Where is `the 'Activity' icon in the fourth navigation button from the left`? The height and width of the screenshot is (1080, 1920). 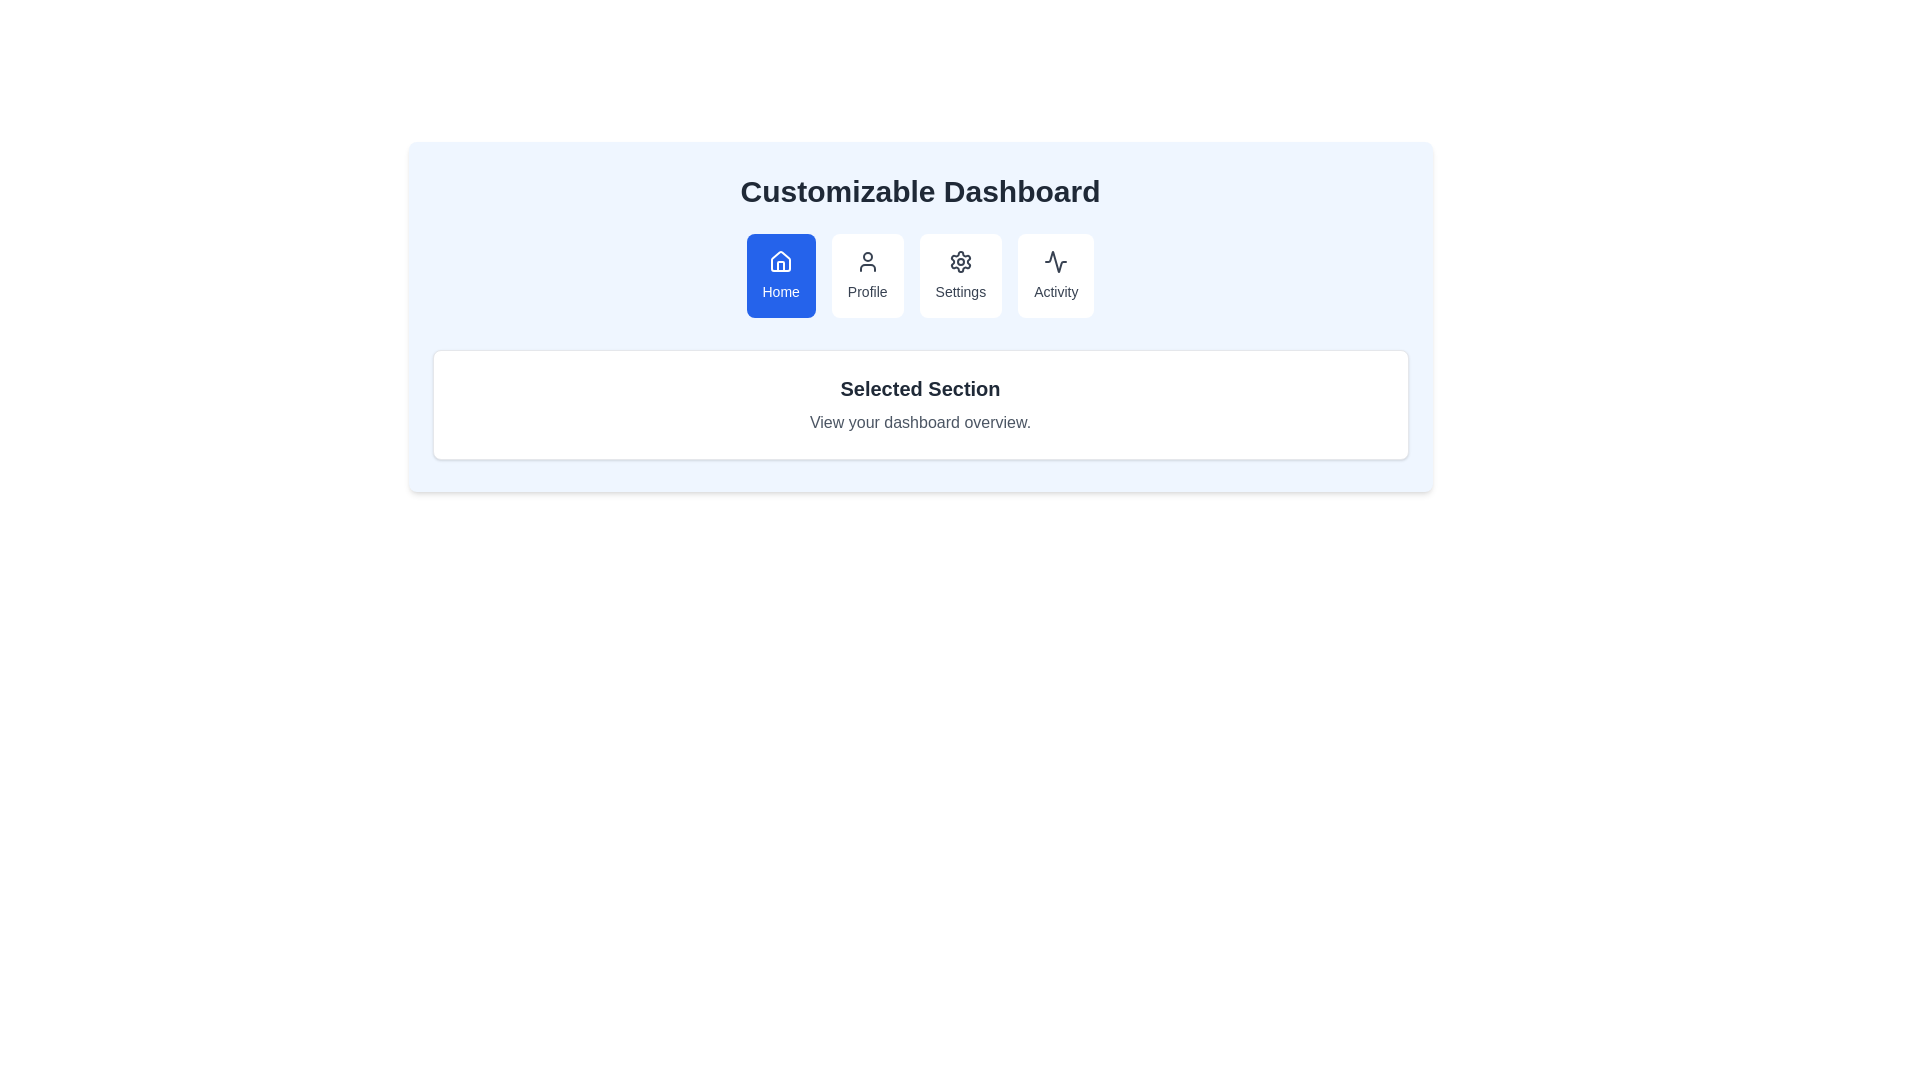
the 'Activity' icon in the fourth navigation button from the left is located at coordinates (1055, 261).